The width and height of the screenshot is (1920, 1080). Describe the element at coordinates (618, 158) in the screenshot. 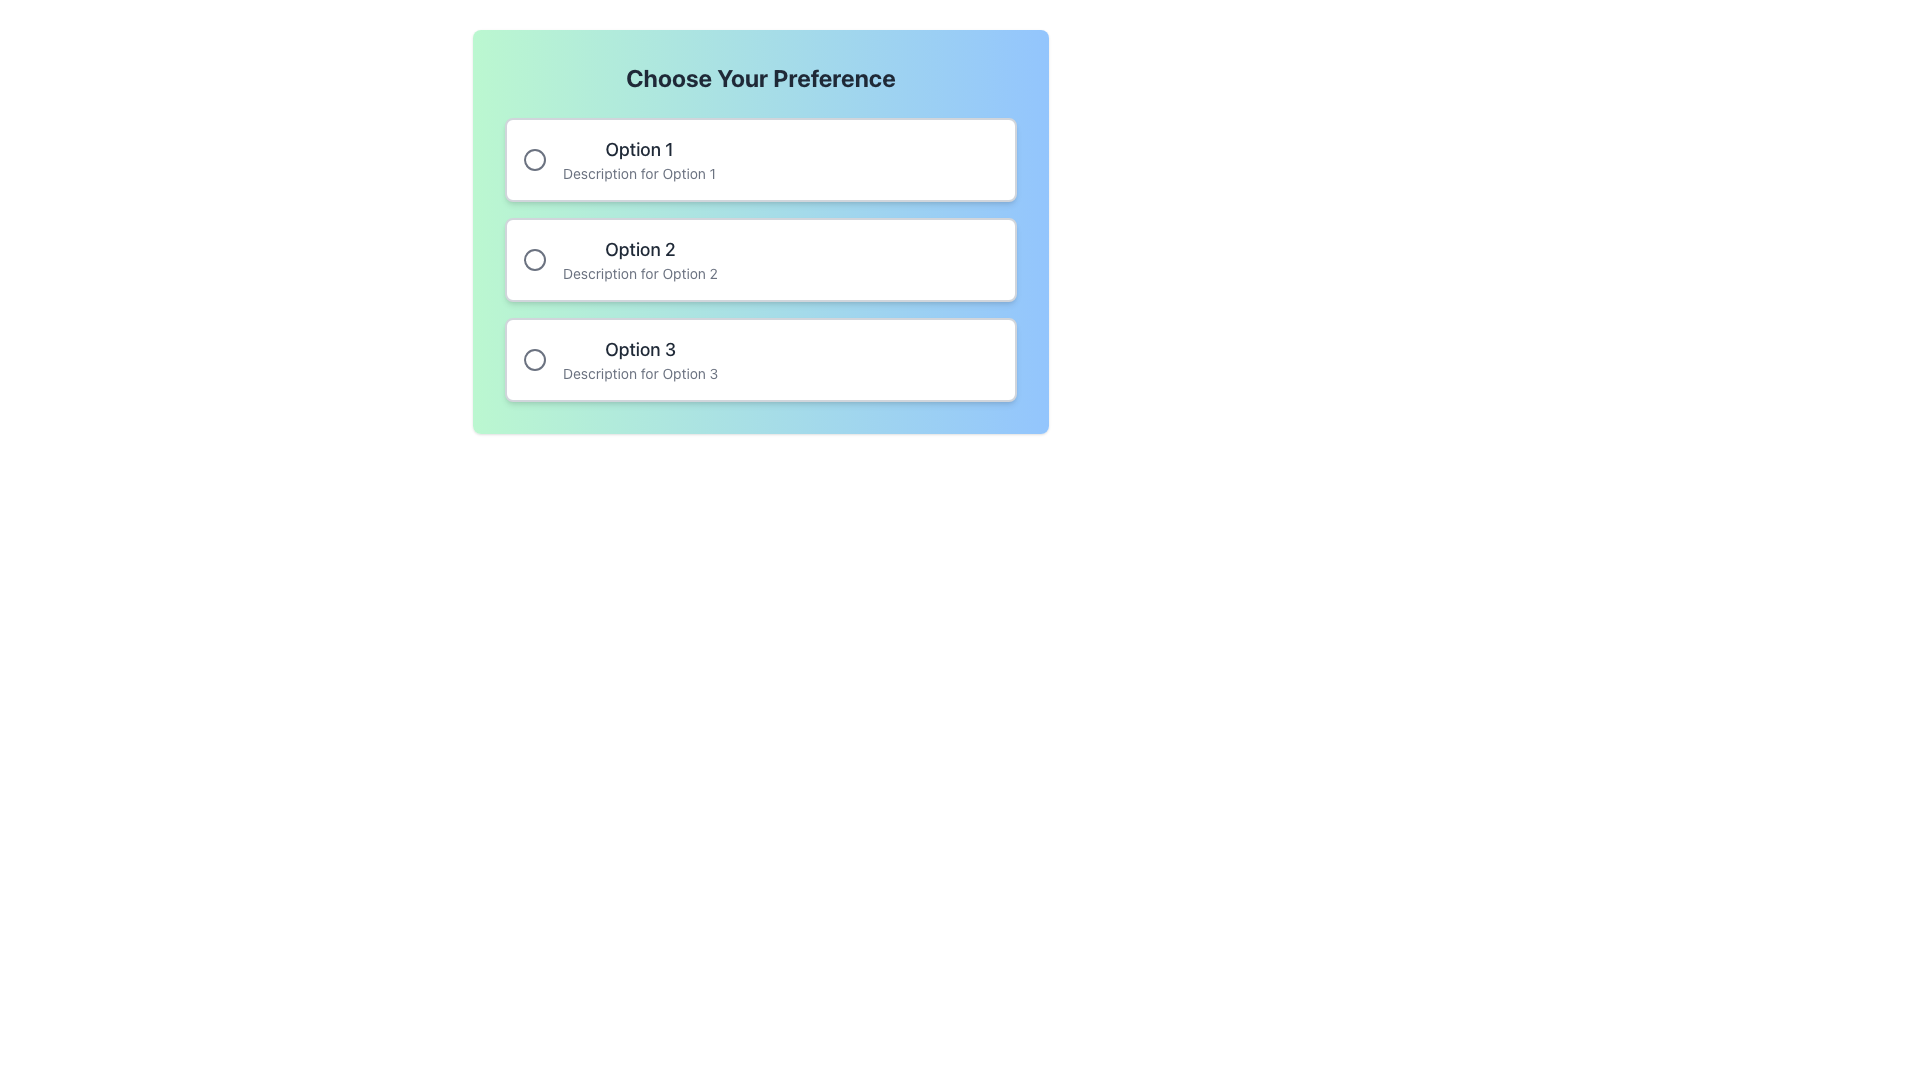

I see `the first selectable option (radio button) in the list located under the 'Choose Your Preference' heading` at that location.